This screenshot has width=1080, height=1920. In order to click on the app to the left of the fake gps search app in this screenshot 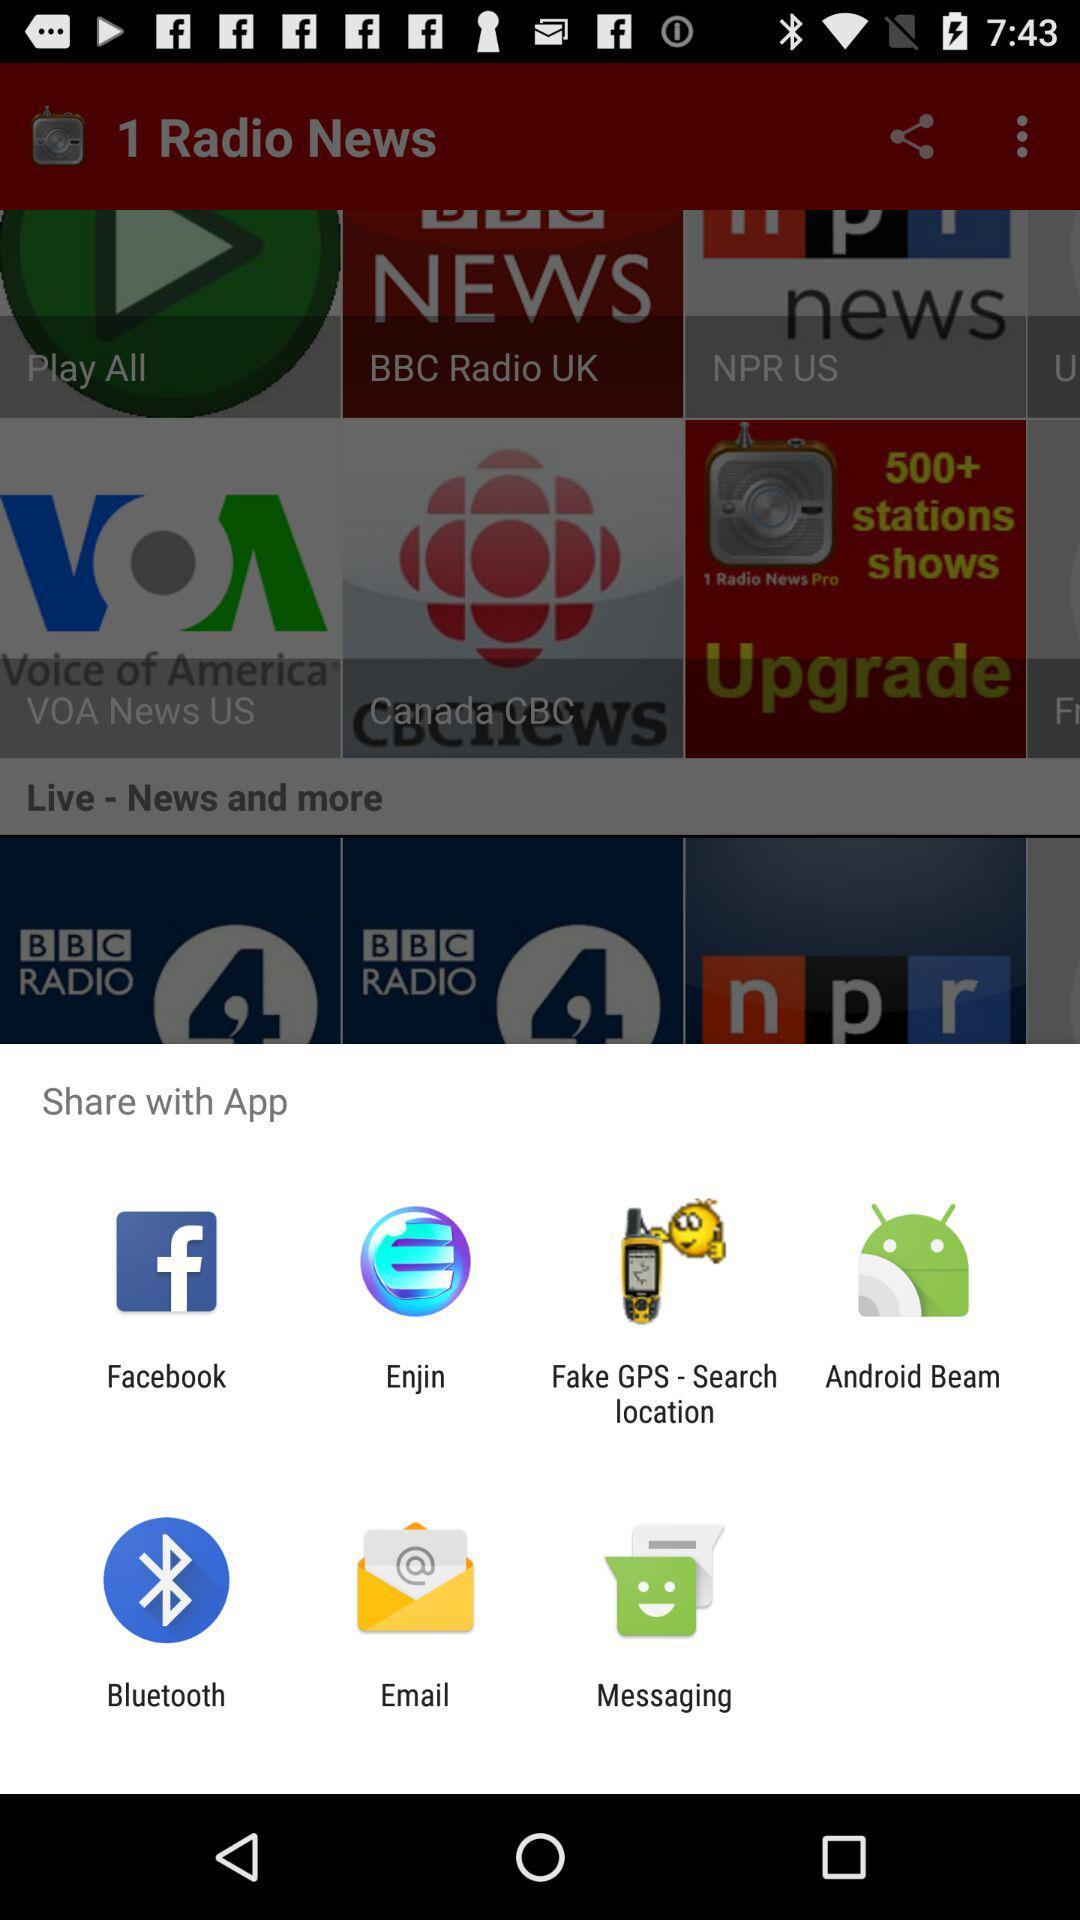, I will do `click(414, 1392)`.